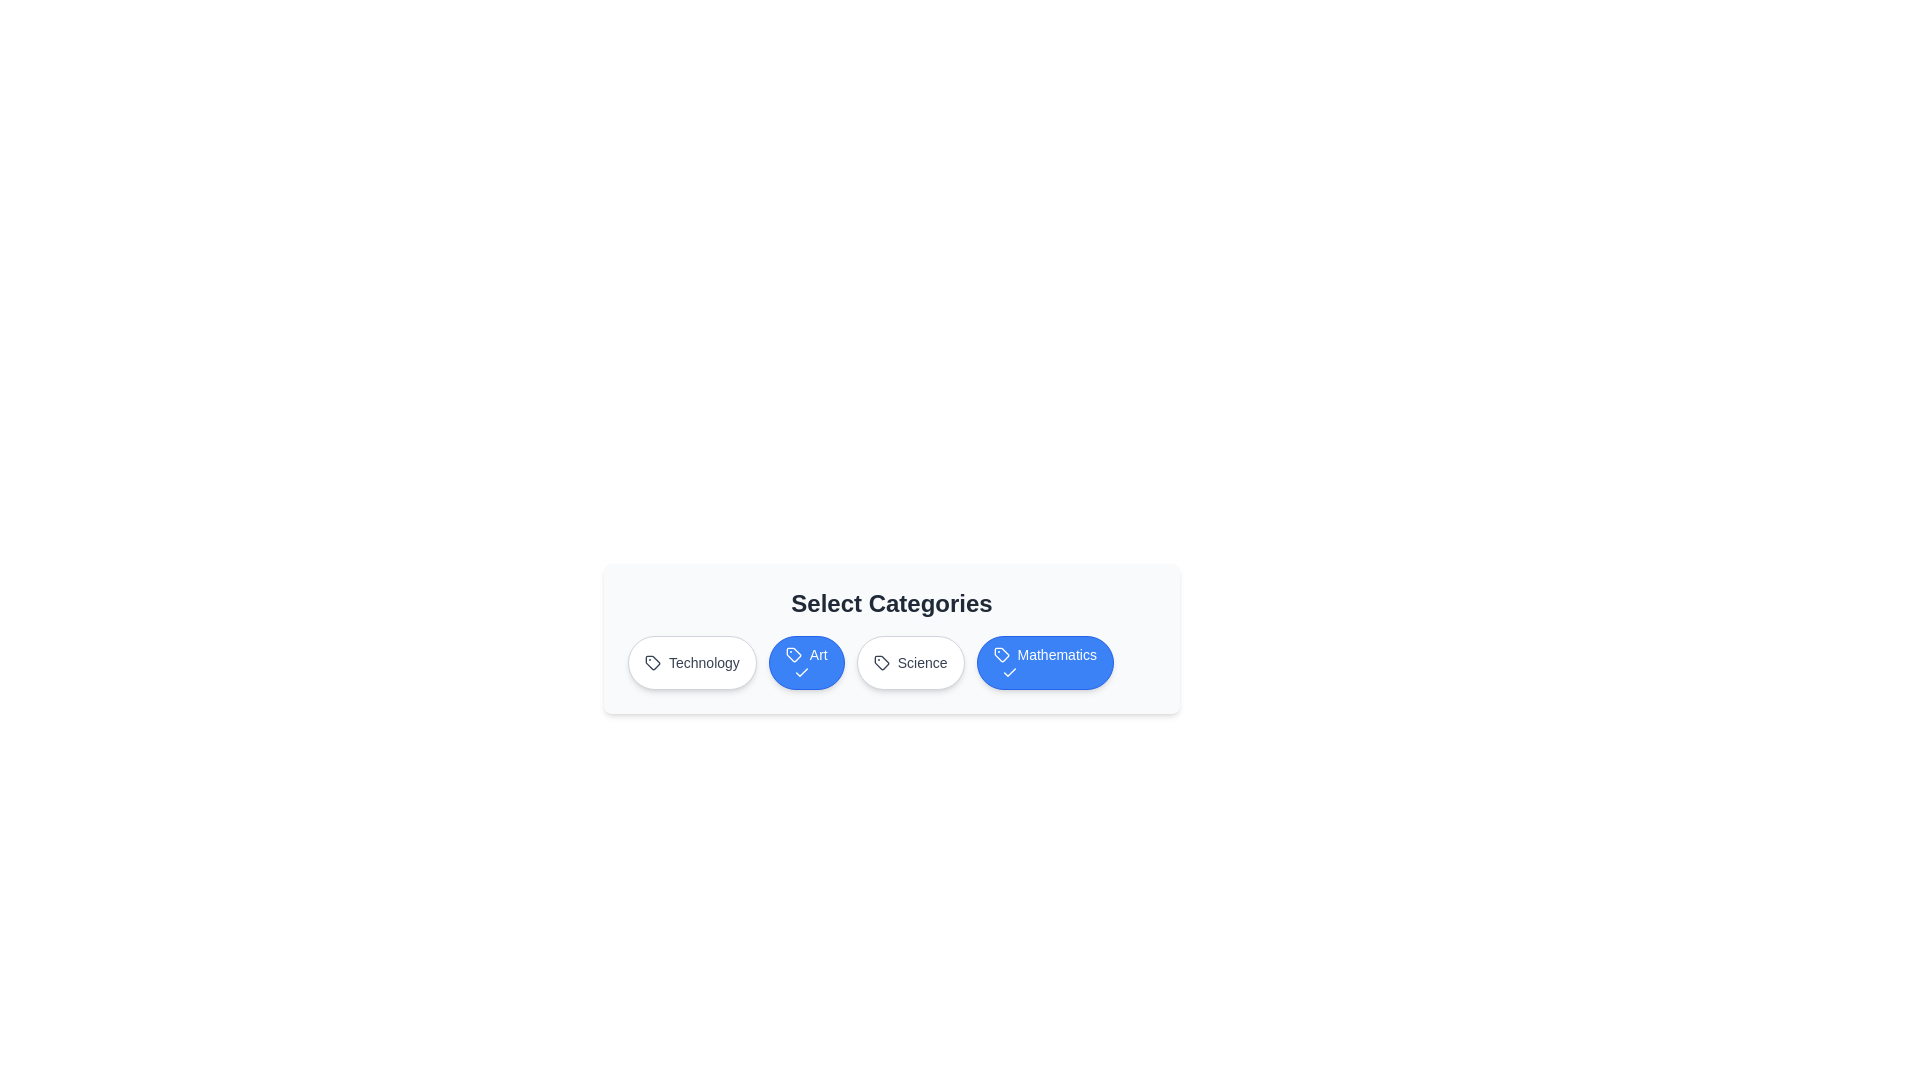  What do you see at coordinates (1044, 663) in the screenshot?
I see `the category button labeled 'Mathematics'` at bounding box center [1044, 663].